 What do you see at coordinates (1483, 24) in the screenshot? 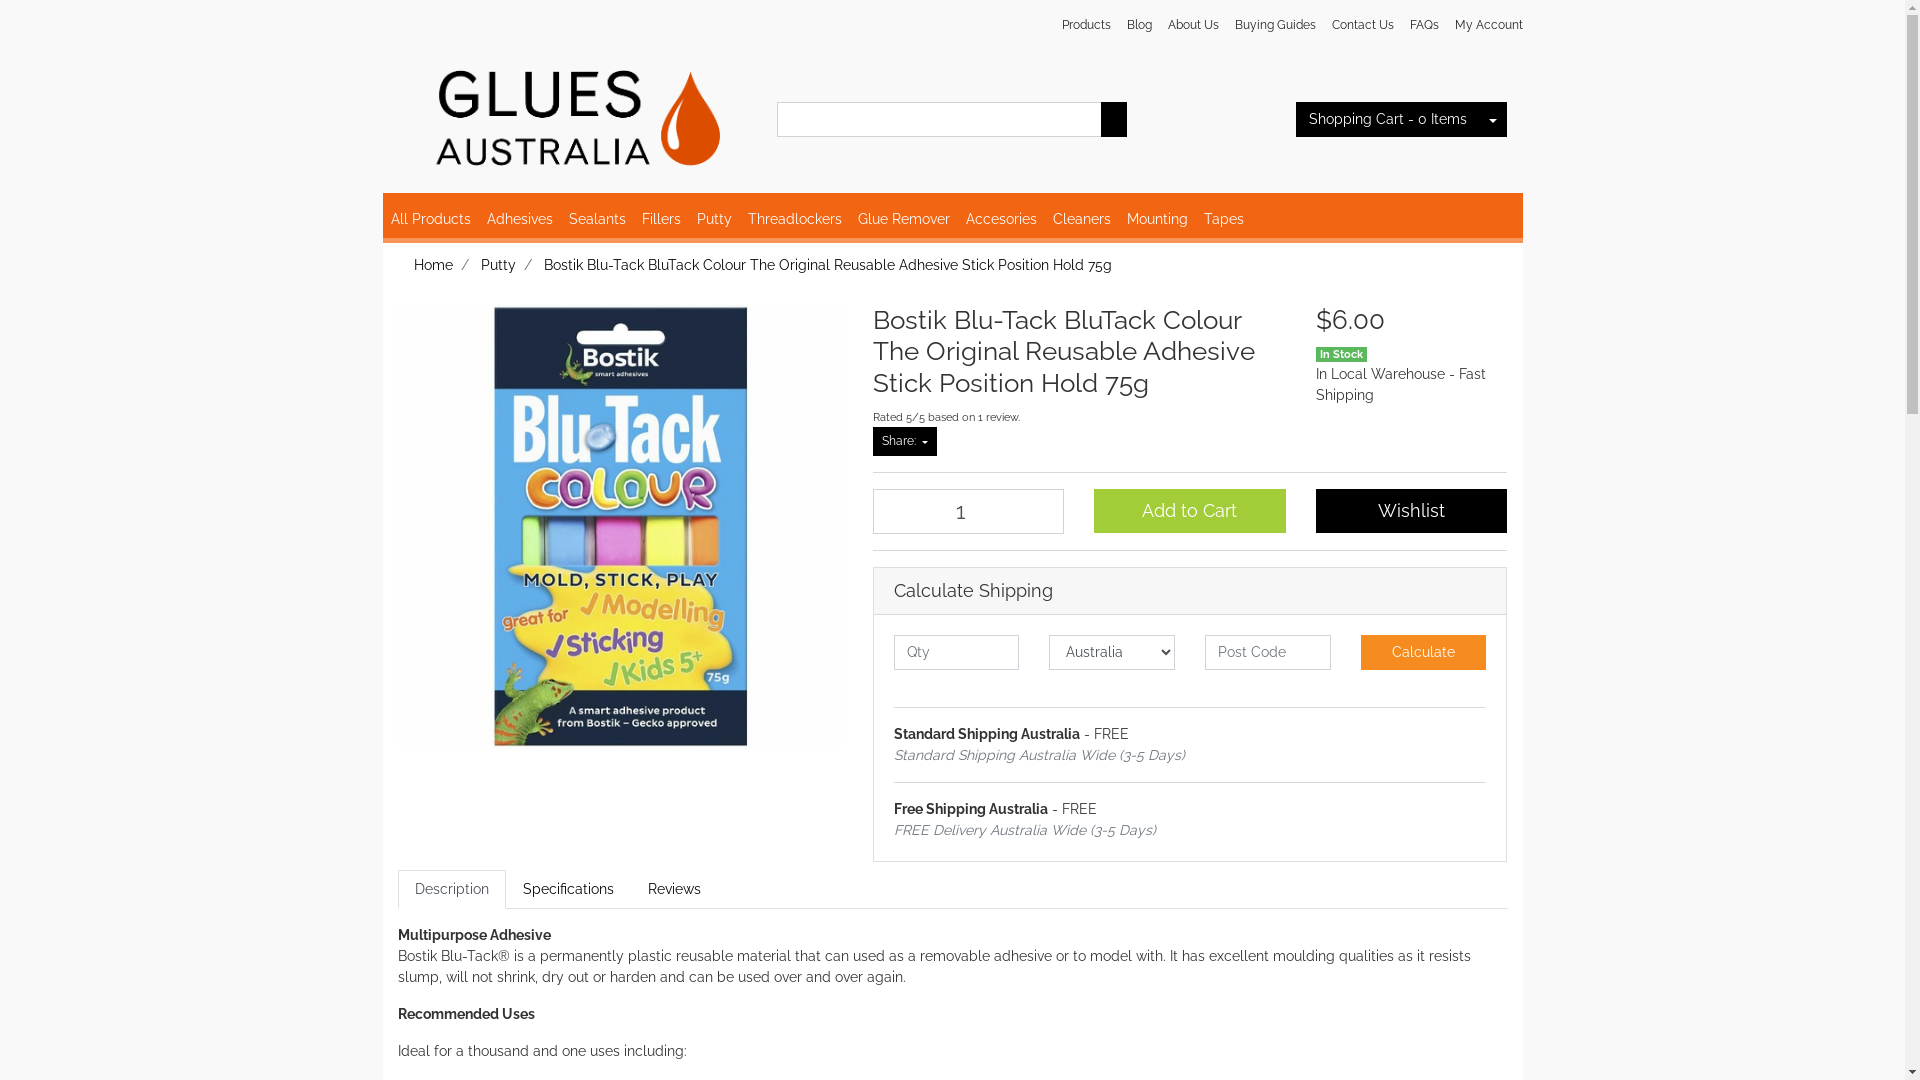
I see `'My Account'` at bounding box center [1483, 24].